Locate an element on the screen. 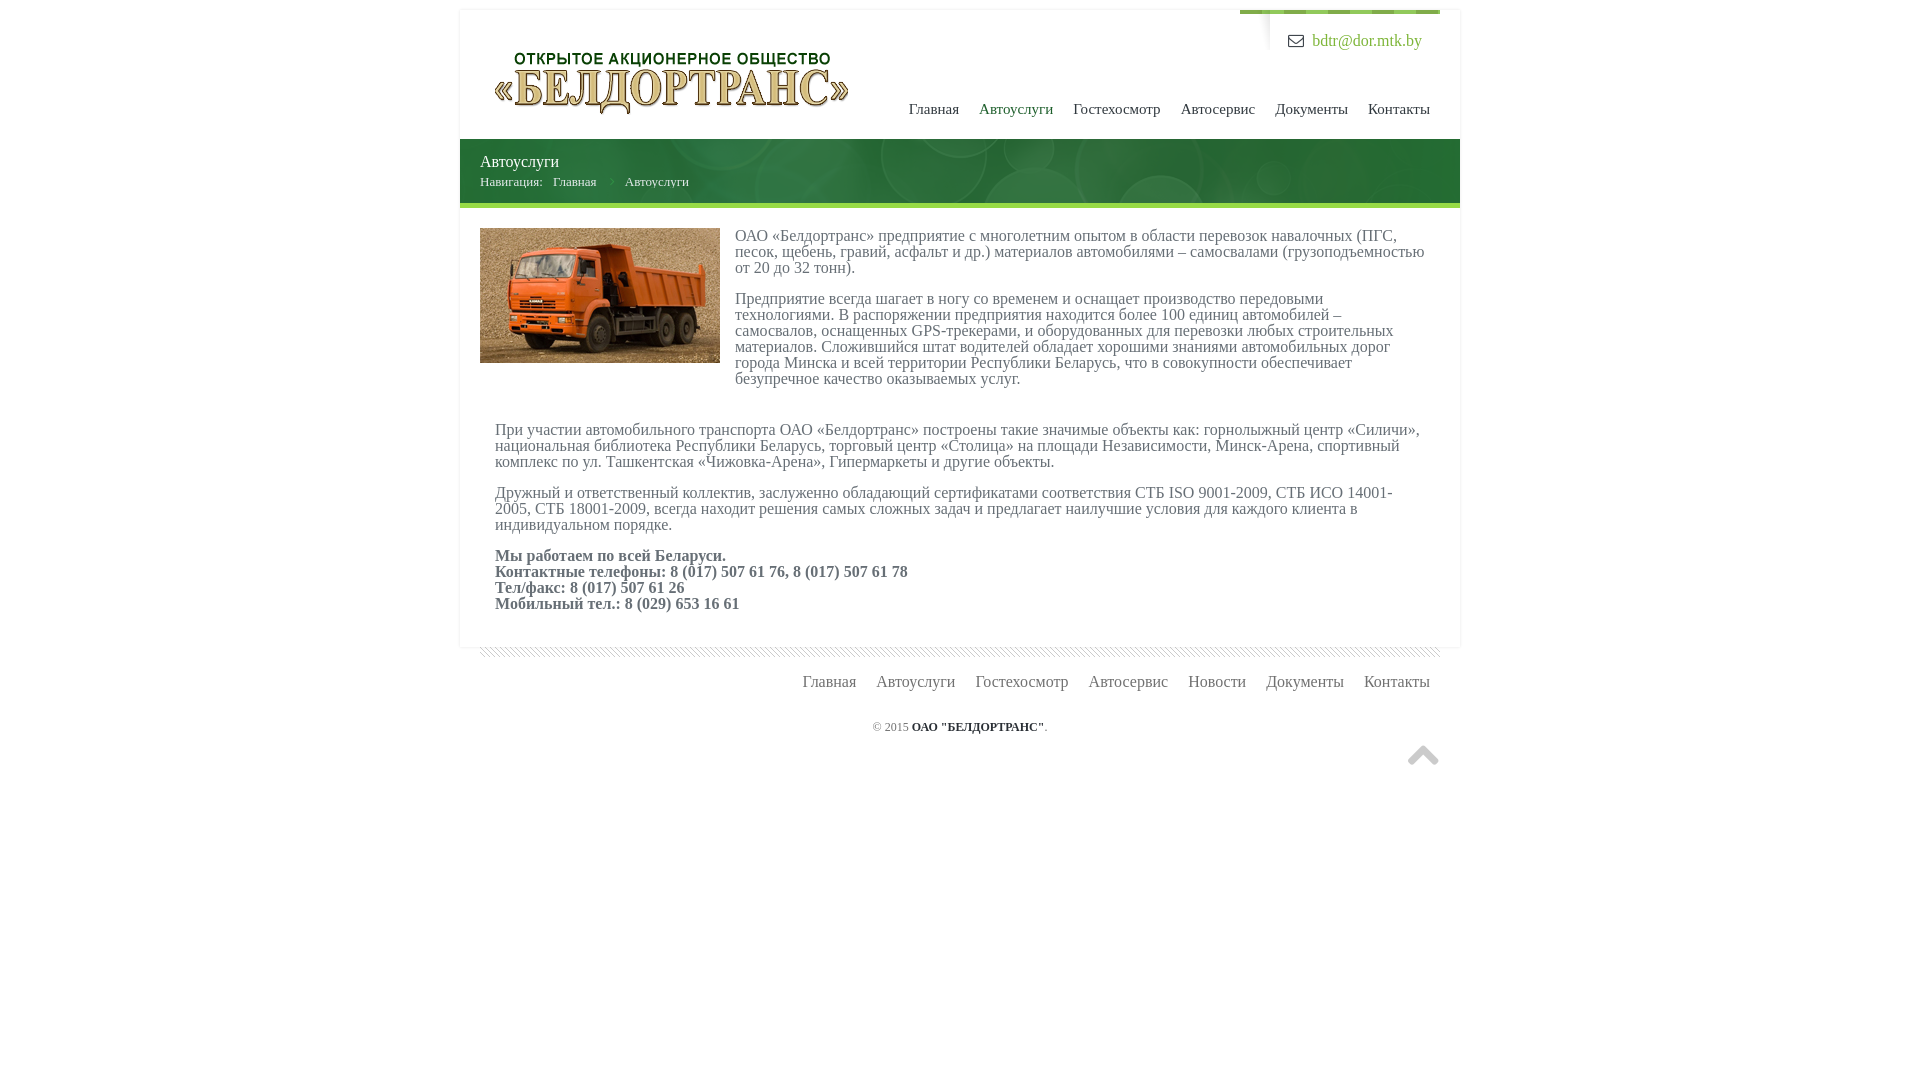 The height and width of the screenshot is (1080, 1920). 'bdtr@dor.mtk.by' is located at coordinates (1366, 40).